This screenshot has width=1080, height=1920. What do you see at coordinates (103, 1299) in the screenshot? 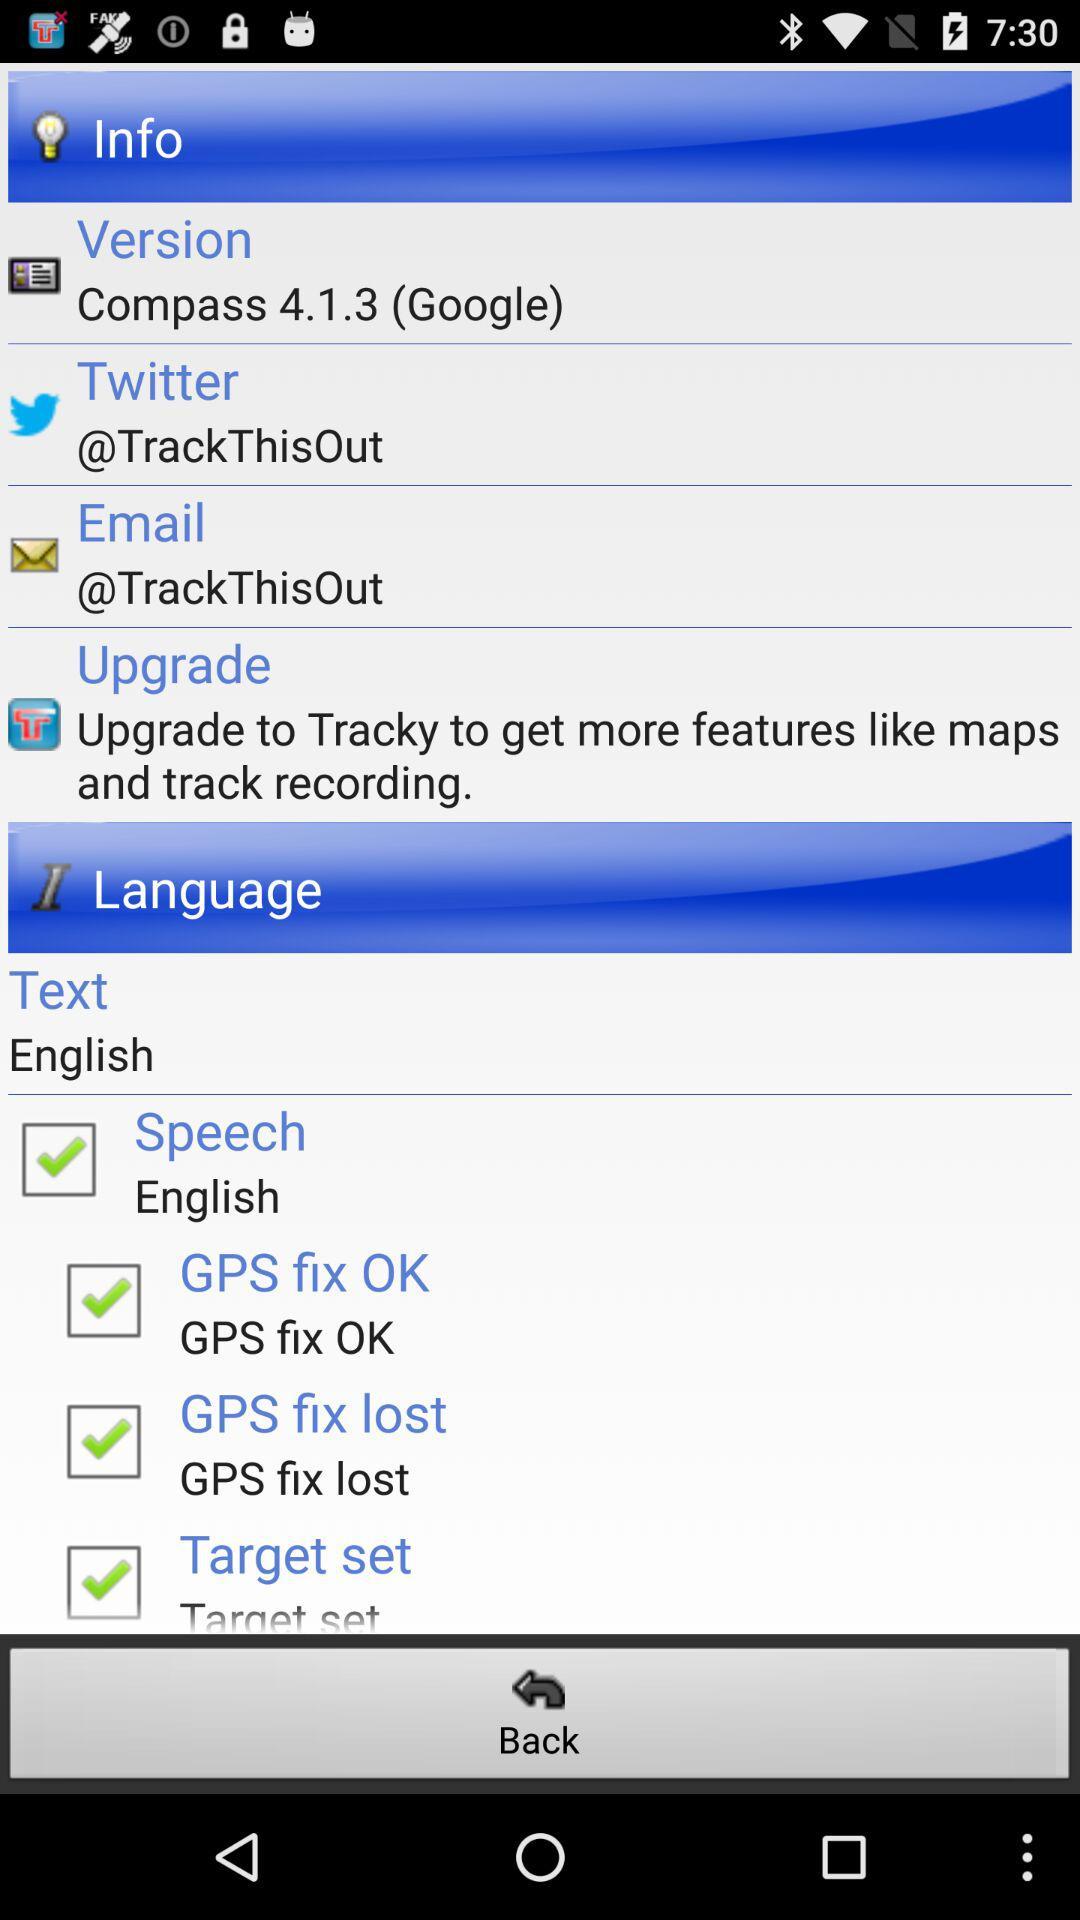
I see `gps fix` at bounding box center [103, 1299].